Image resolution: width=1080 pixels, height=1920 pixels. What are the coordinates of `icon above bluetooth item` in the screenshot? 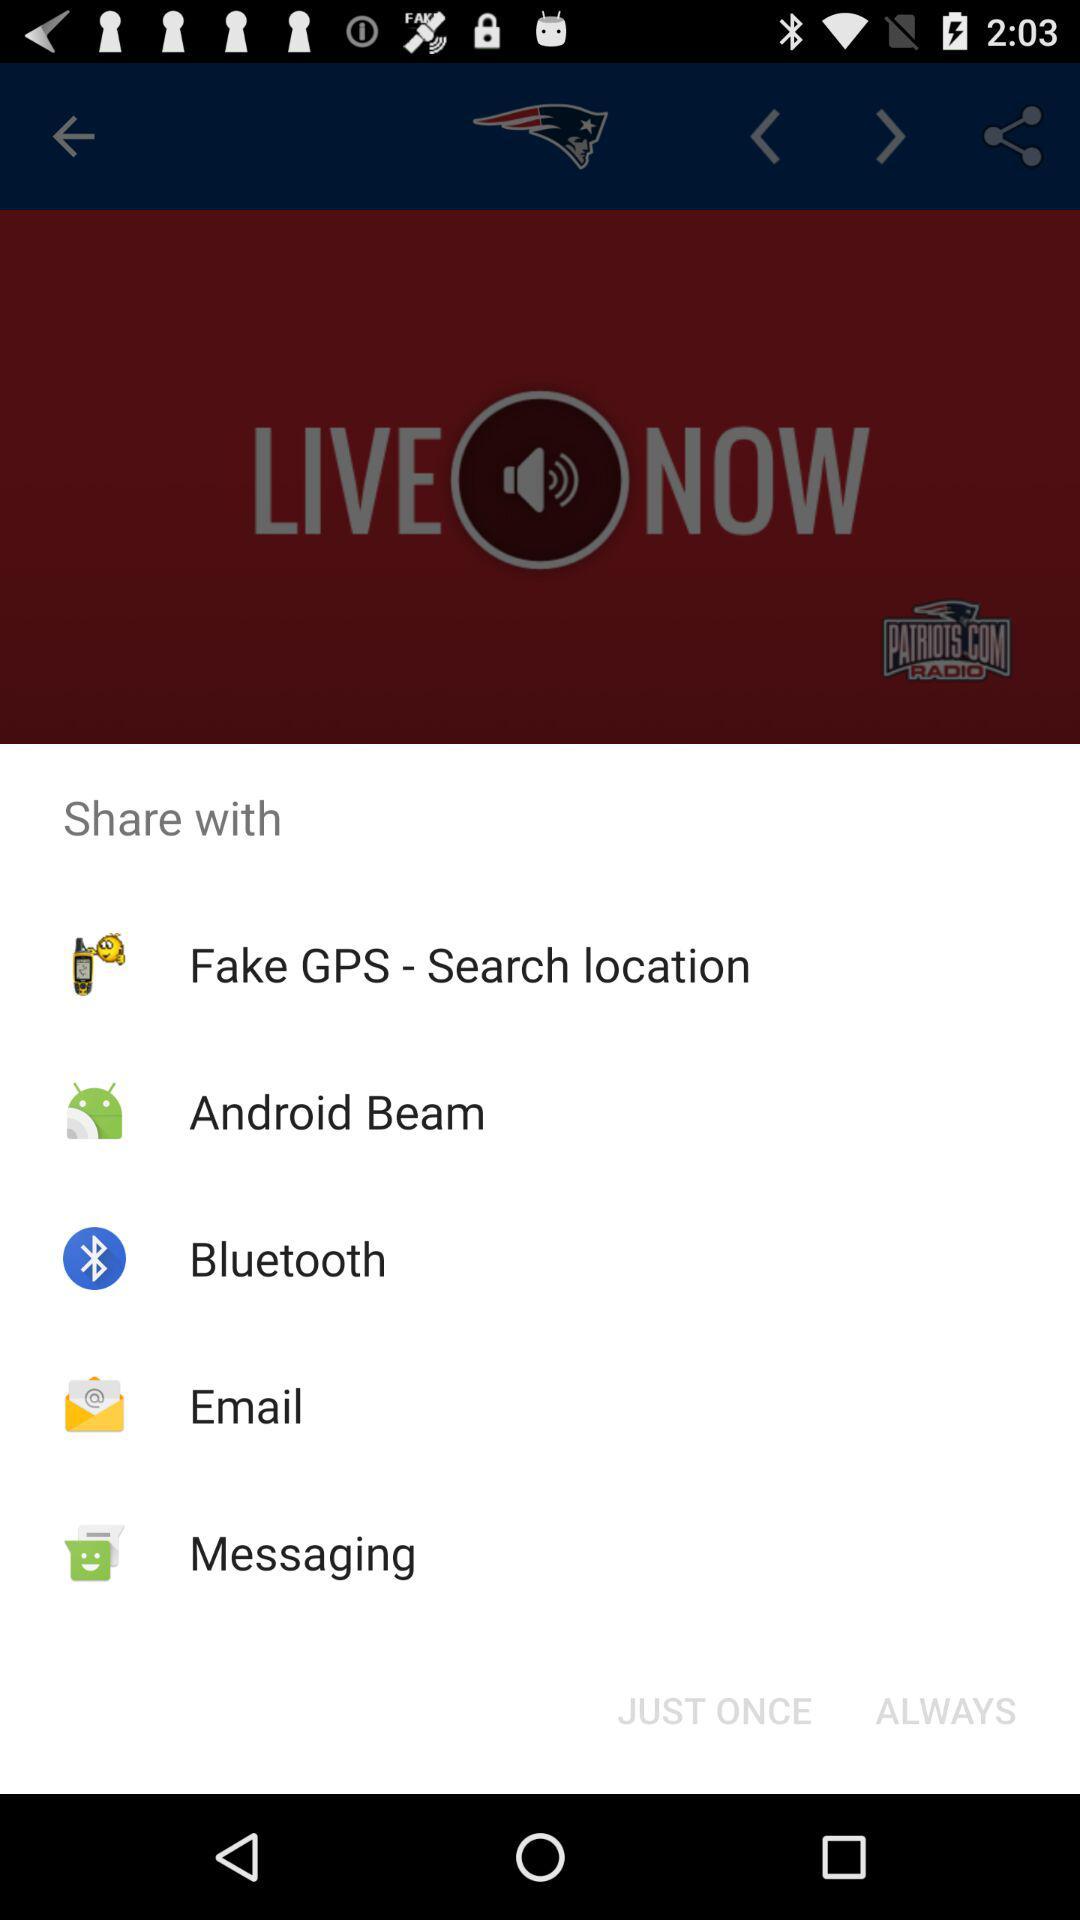 It's located at (336, 1110).